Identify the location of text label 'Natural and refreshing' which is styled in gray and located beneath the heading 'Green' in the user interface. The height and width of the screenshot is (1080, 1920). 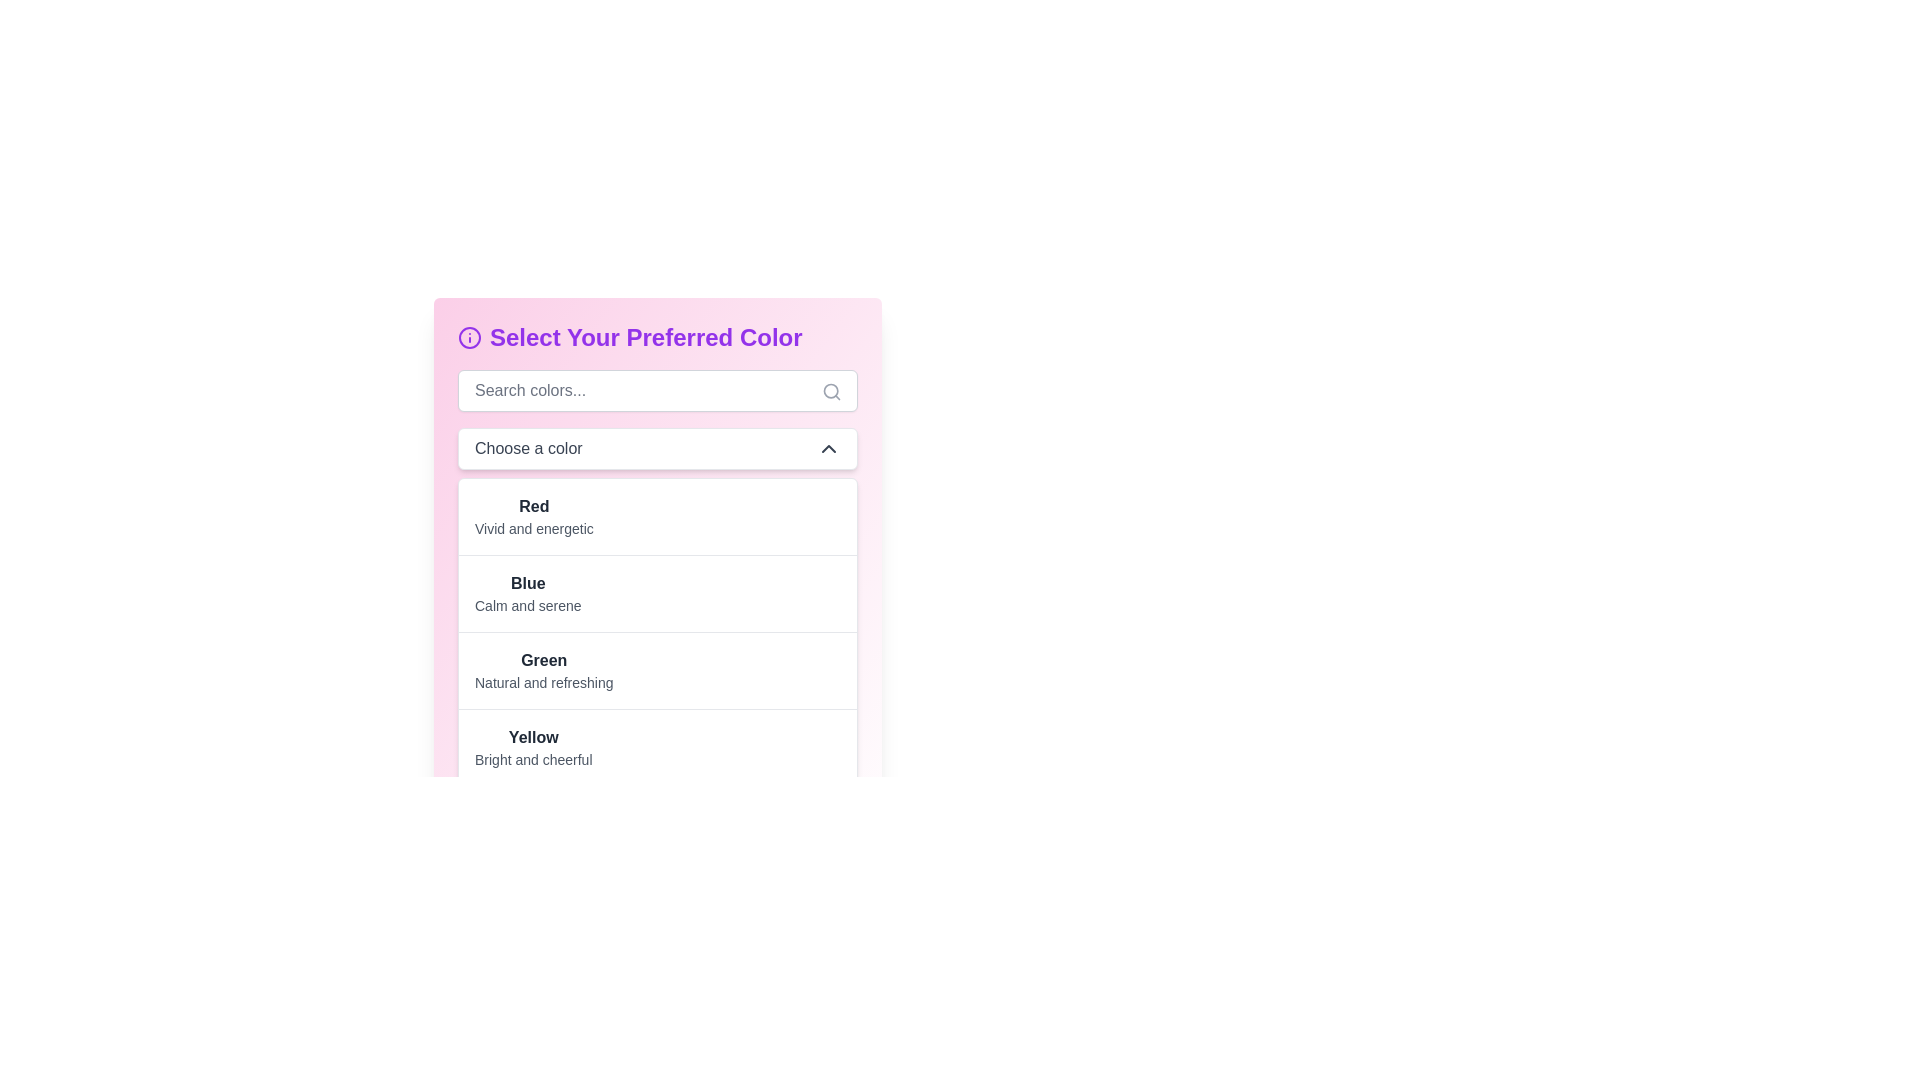
(544, 681).